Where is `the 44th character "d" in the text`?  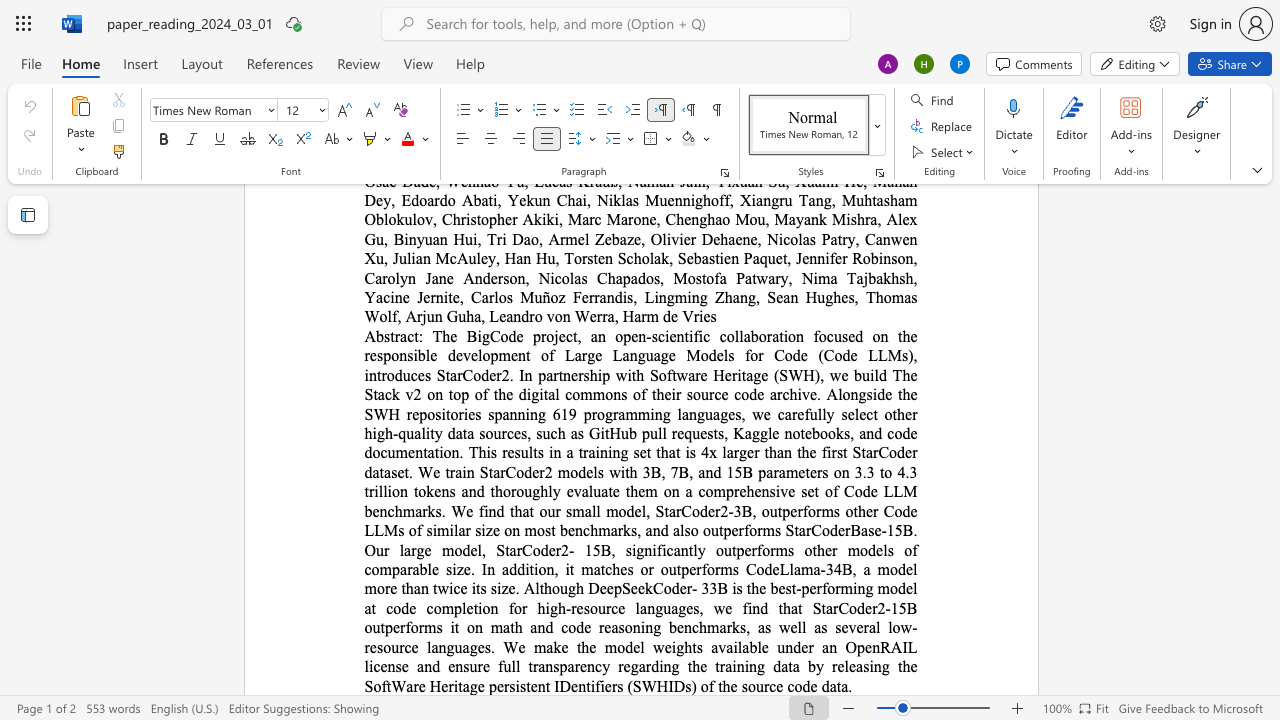
the 44th character "d" in the text is located at coordinates (628, 647).